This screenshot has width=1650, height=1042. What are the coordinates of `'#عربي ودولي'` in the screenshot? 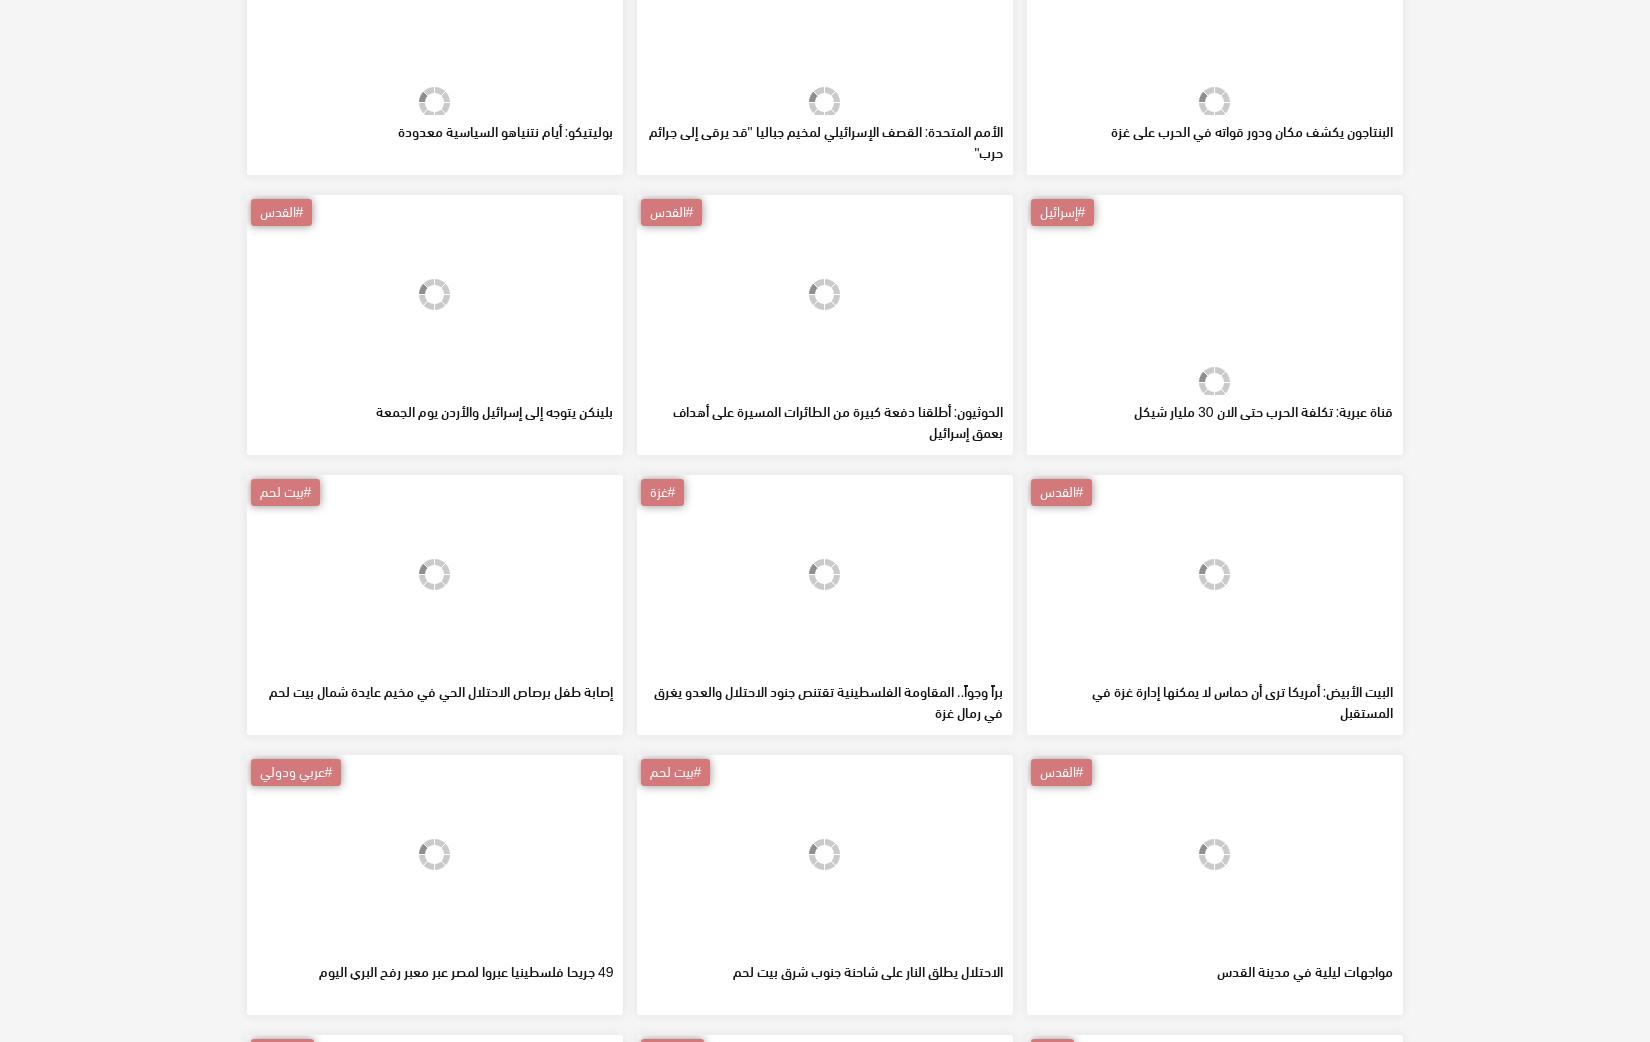 It's located at (295, 914).